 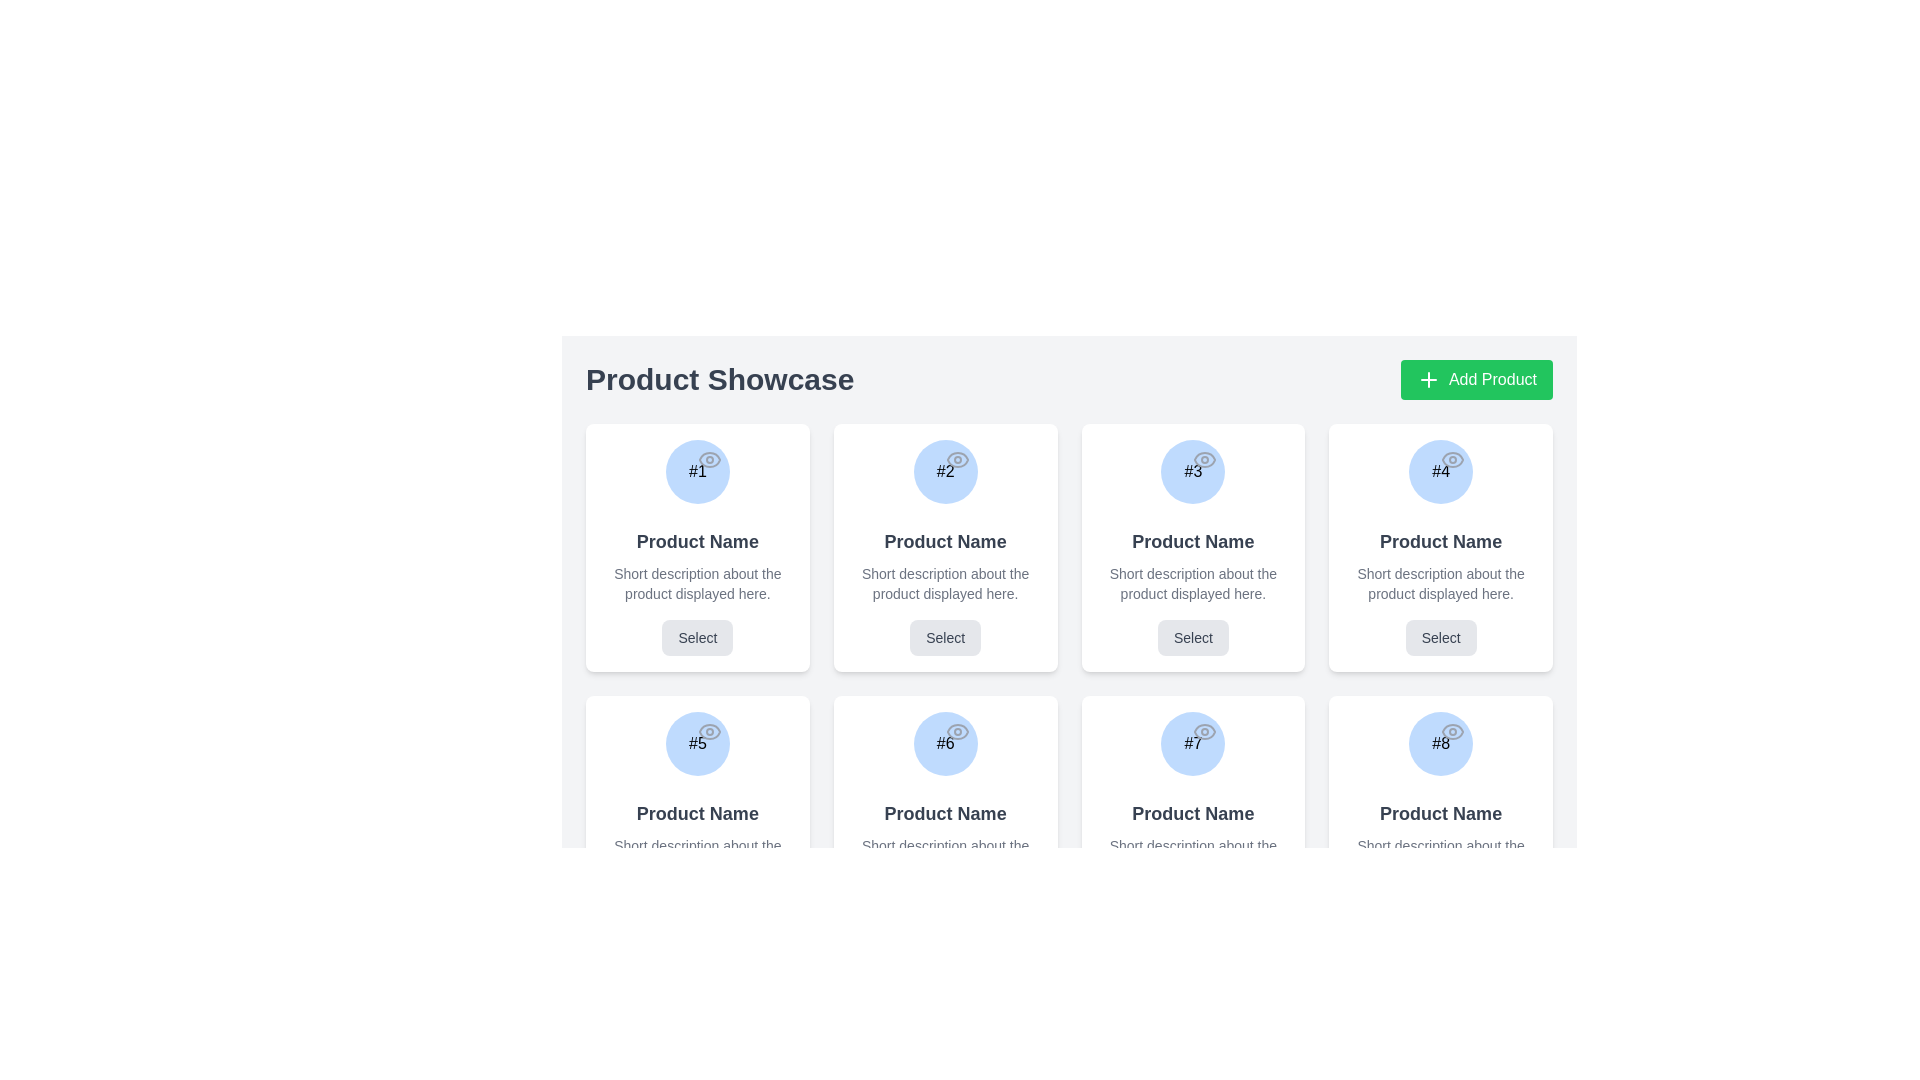 What do you see at coordinates (1453, 459) in the screenshot?
I see `the eye indicator icon located at the top-right corner of the circular region labeled '#4' in the upper right part of the fourth card` at bounding box center [1453, 459].